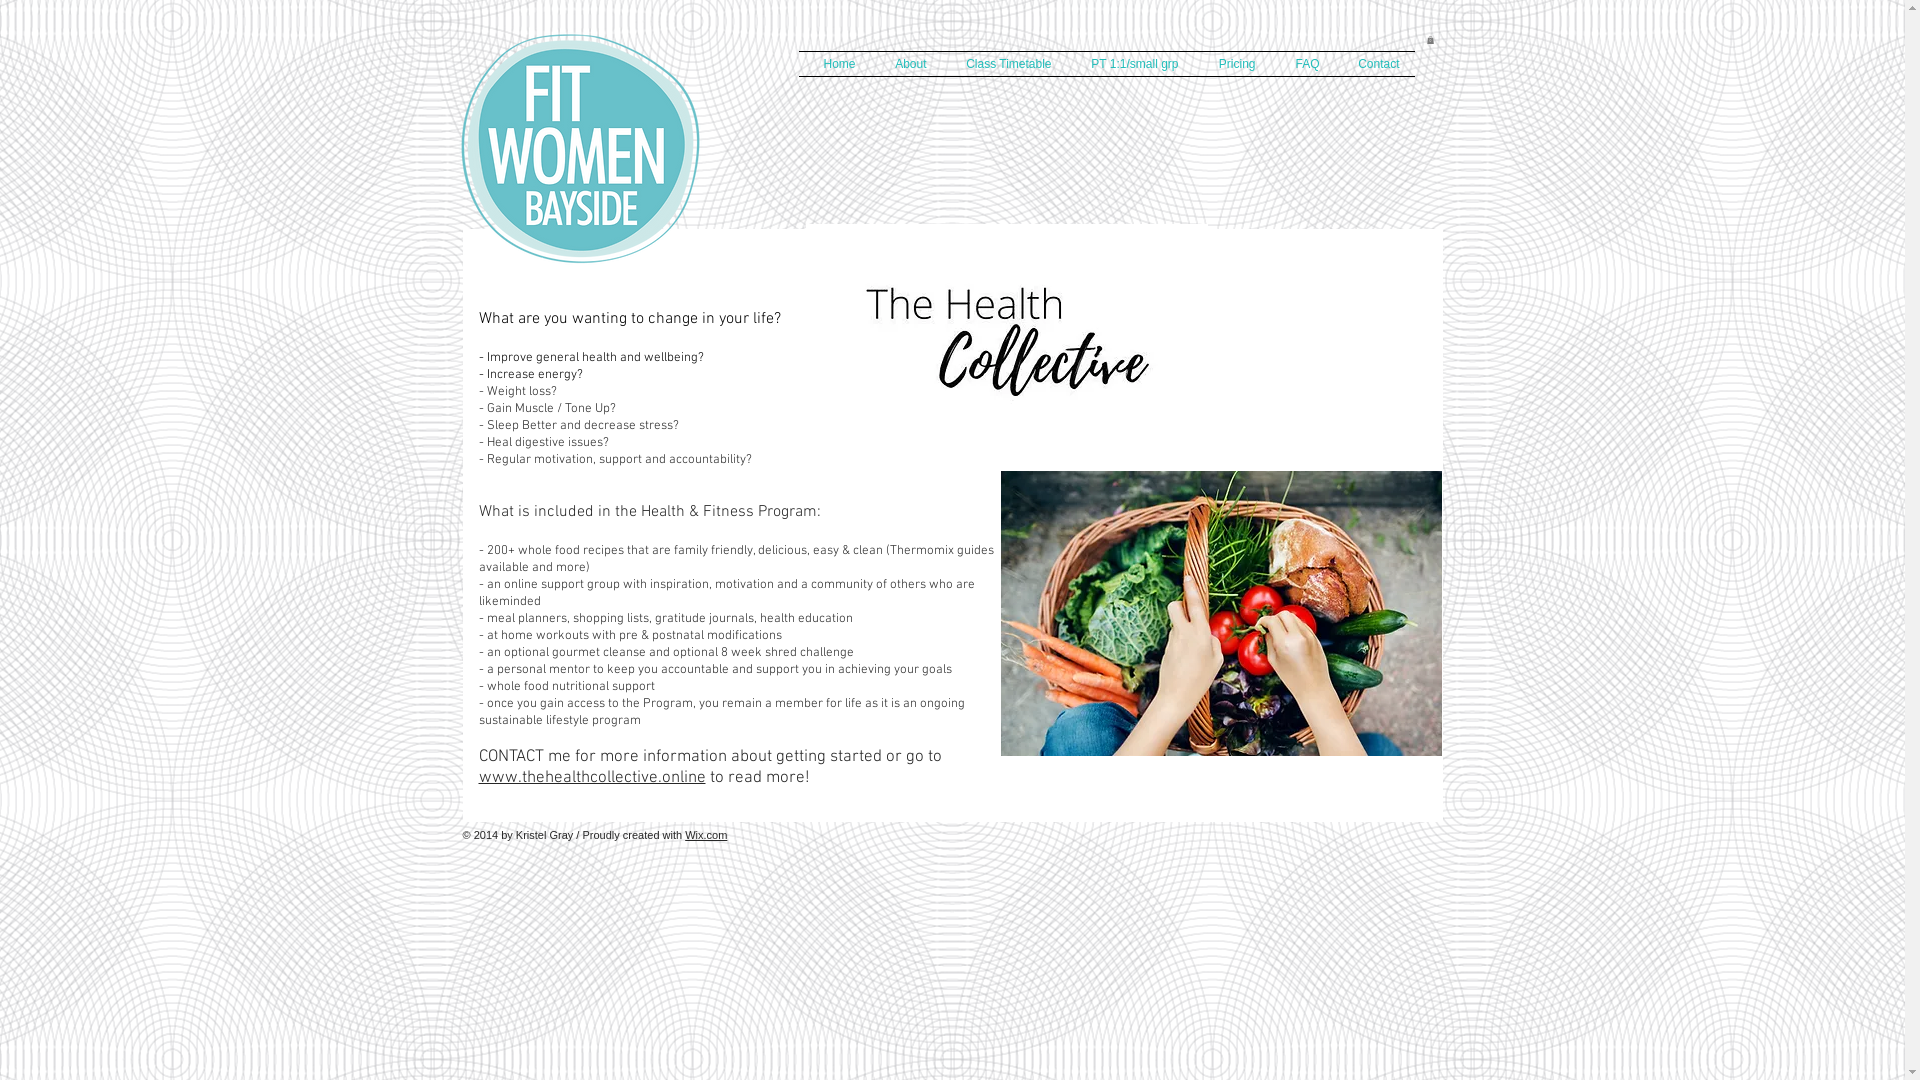 The width and height of the screenshot is (1920, 1080). What do you see at coordinates (705, 834) in the screenshot?
I see `'Wix.com'` at bounding box center [705, 834].